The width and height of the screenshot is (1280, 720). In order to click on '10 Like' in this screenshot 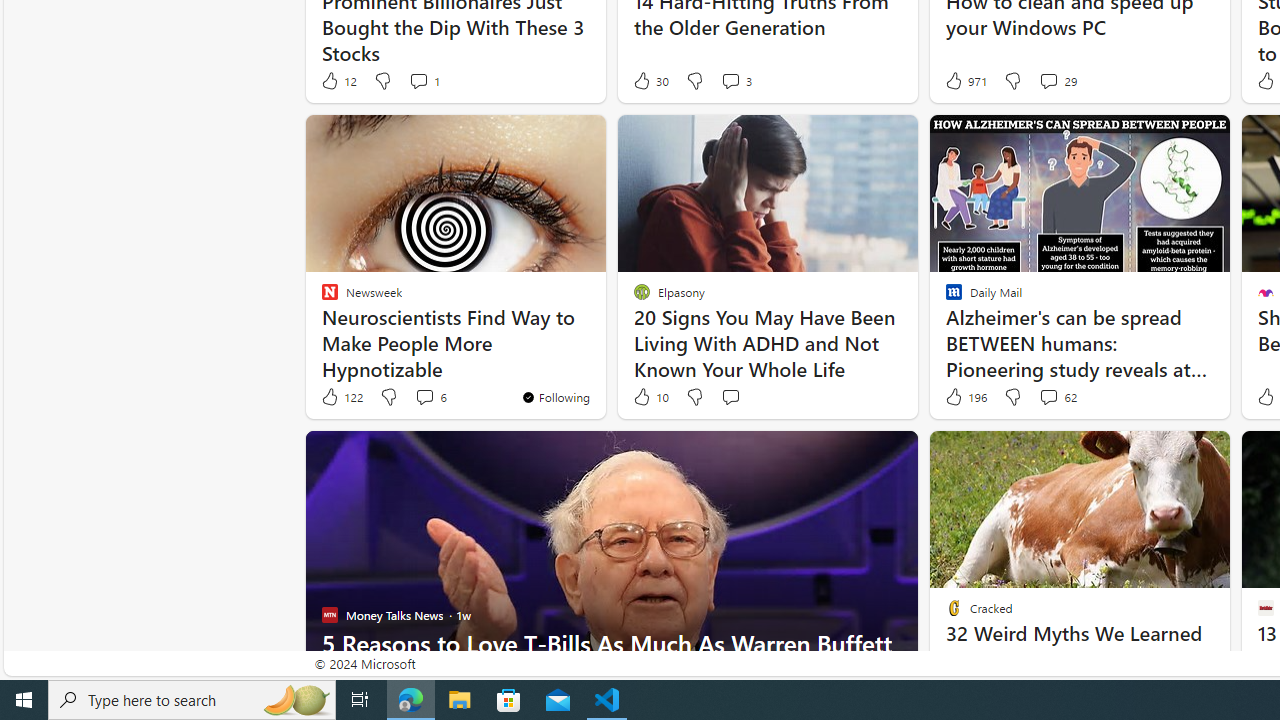, I will do `click(650, 397)`.